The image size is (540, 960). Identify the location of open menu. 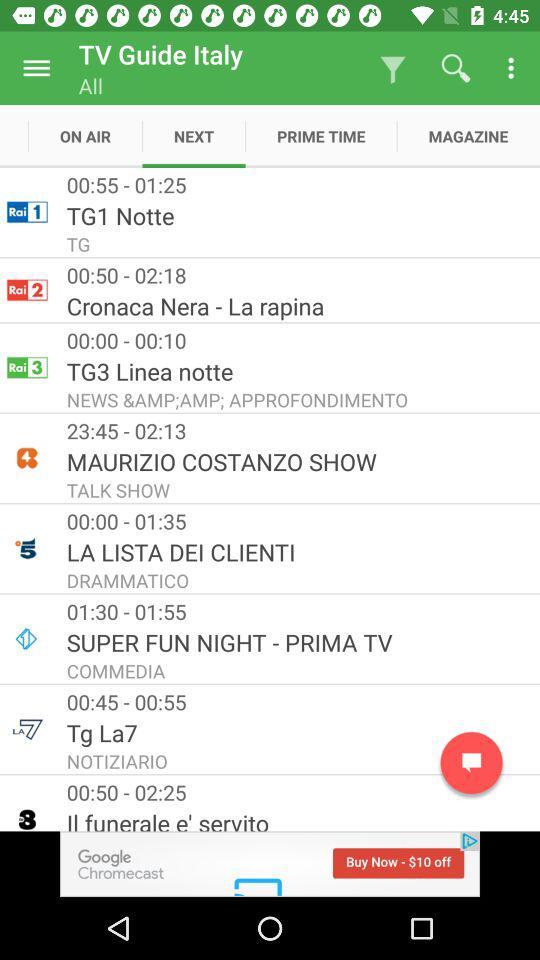
(36, 68).